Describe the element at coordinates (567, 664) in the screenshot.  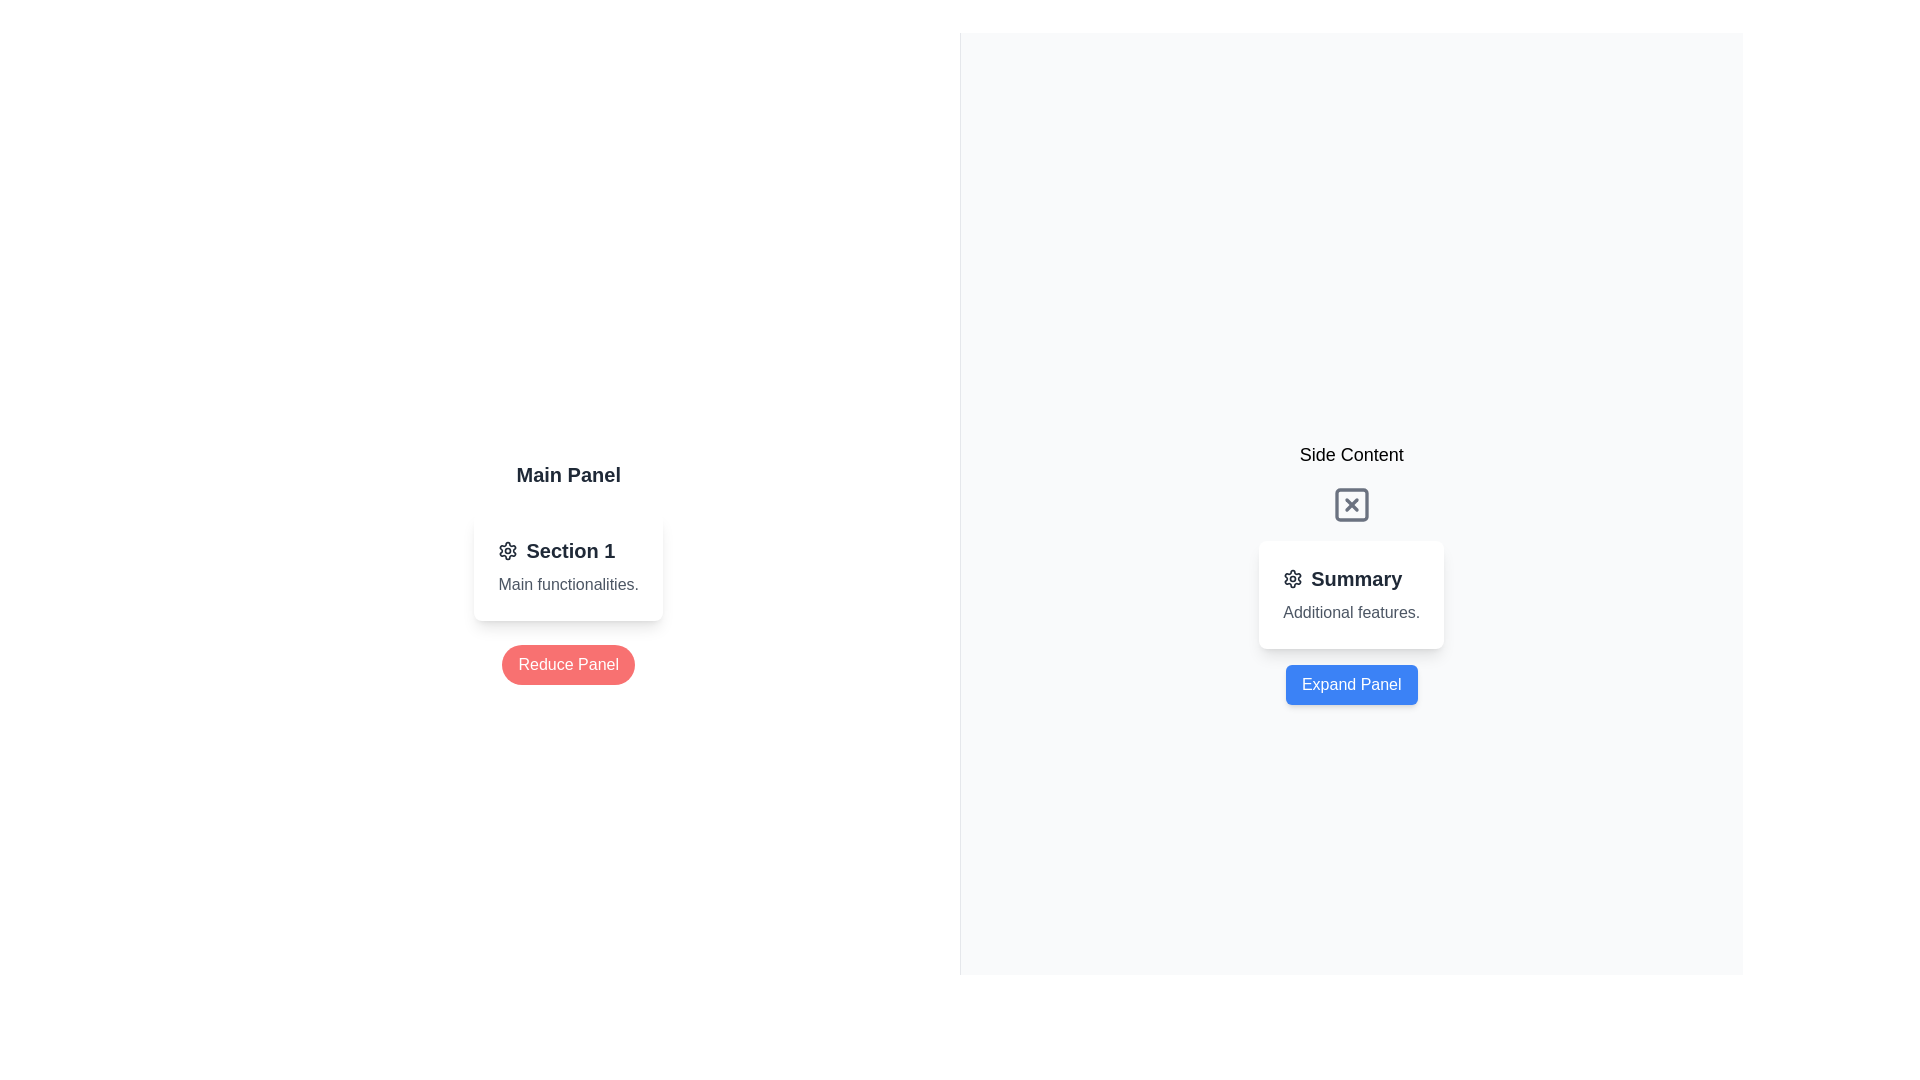
I see `the oval-shaped red button labeled 'Reduce Panel' located below 'Main functionalities.' and 'Section 1'` at that location.